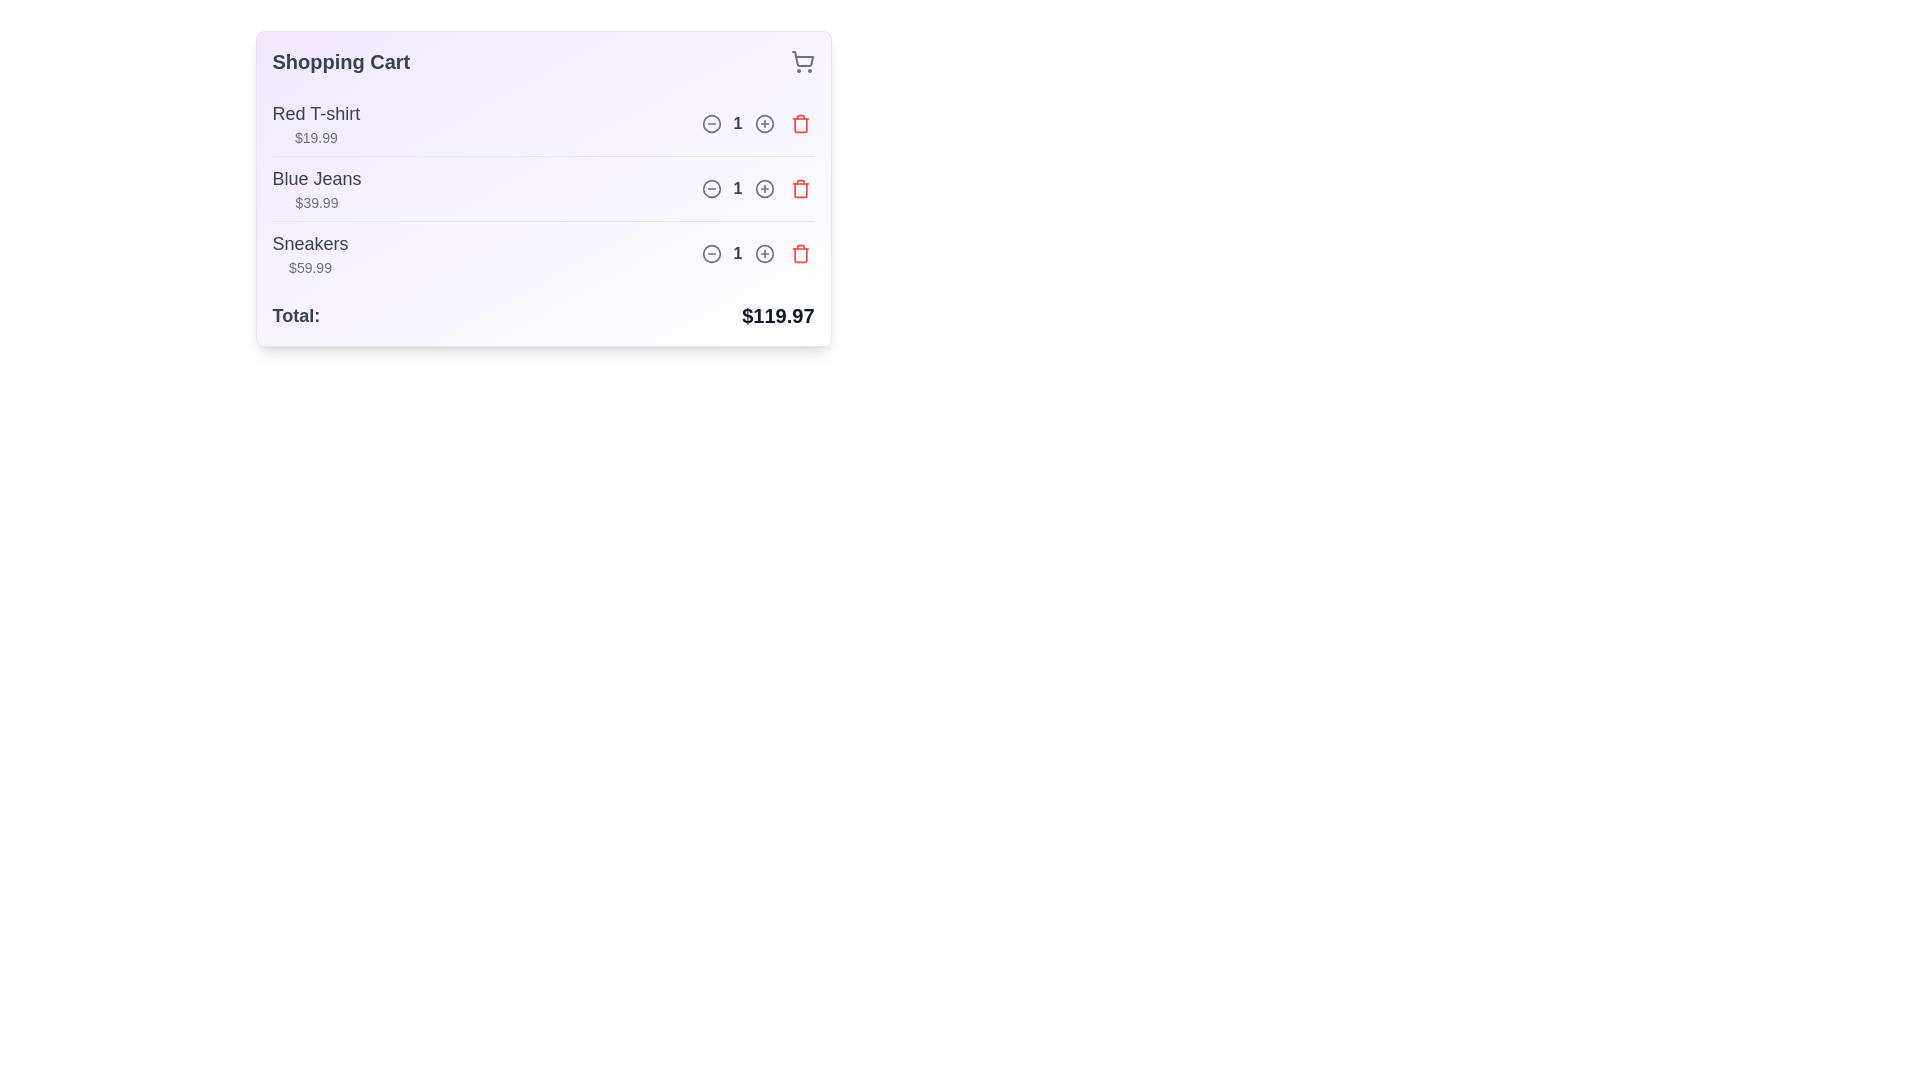 This screenshot has width=1920, height=1080. Describe the element at coordinates (711, 189) in the screenshot. I see `the quantity decrement button for 'Blue Jeans' in the shopping cart to decrease the item quantity by one` at that location.